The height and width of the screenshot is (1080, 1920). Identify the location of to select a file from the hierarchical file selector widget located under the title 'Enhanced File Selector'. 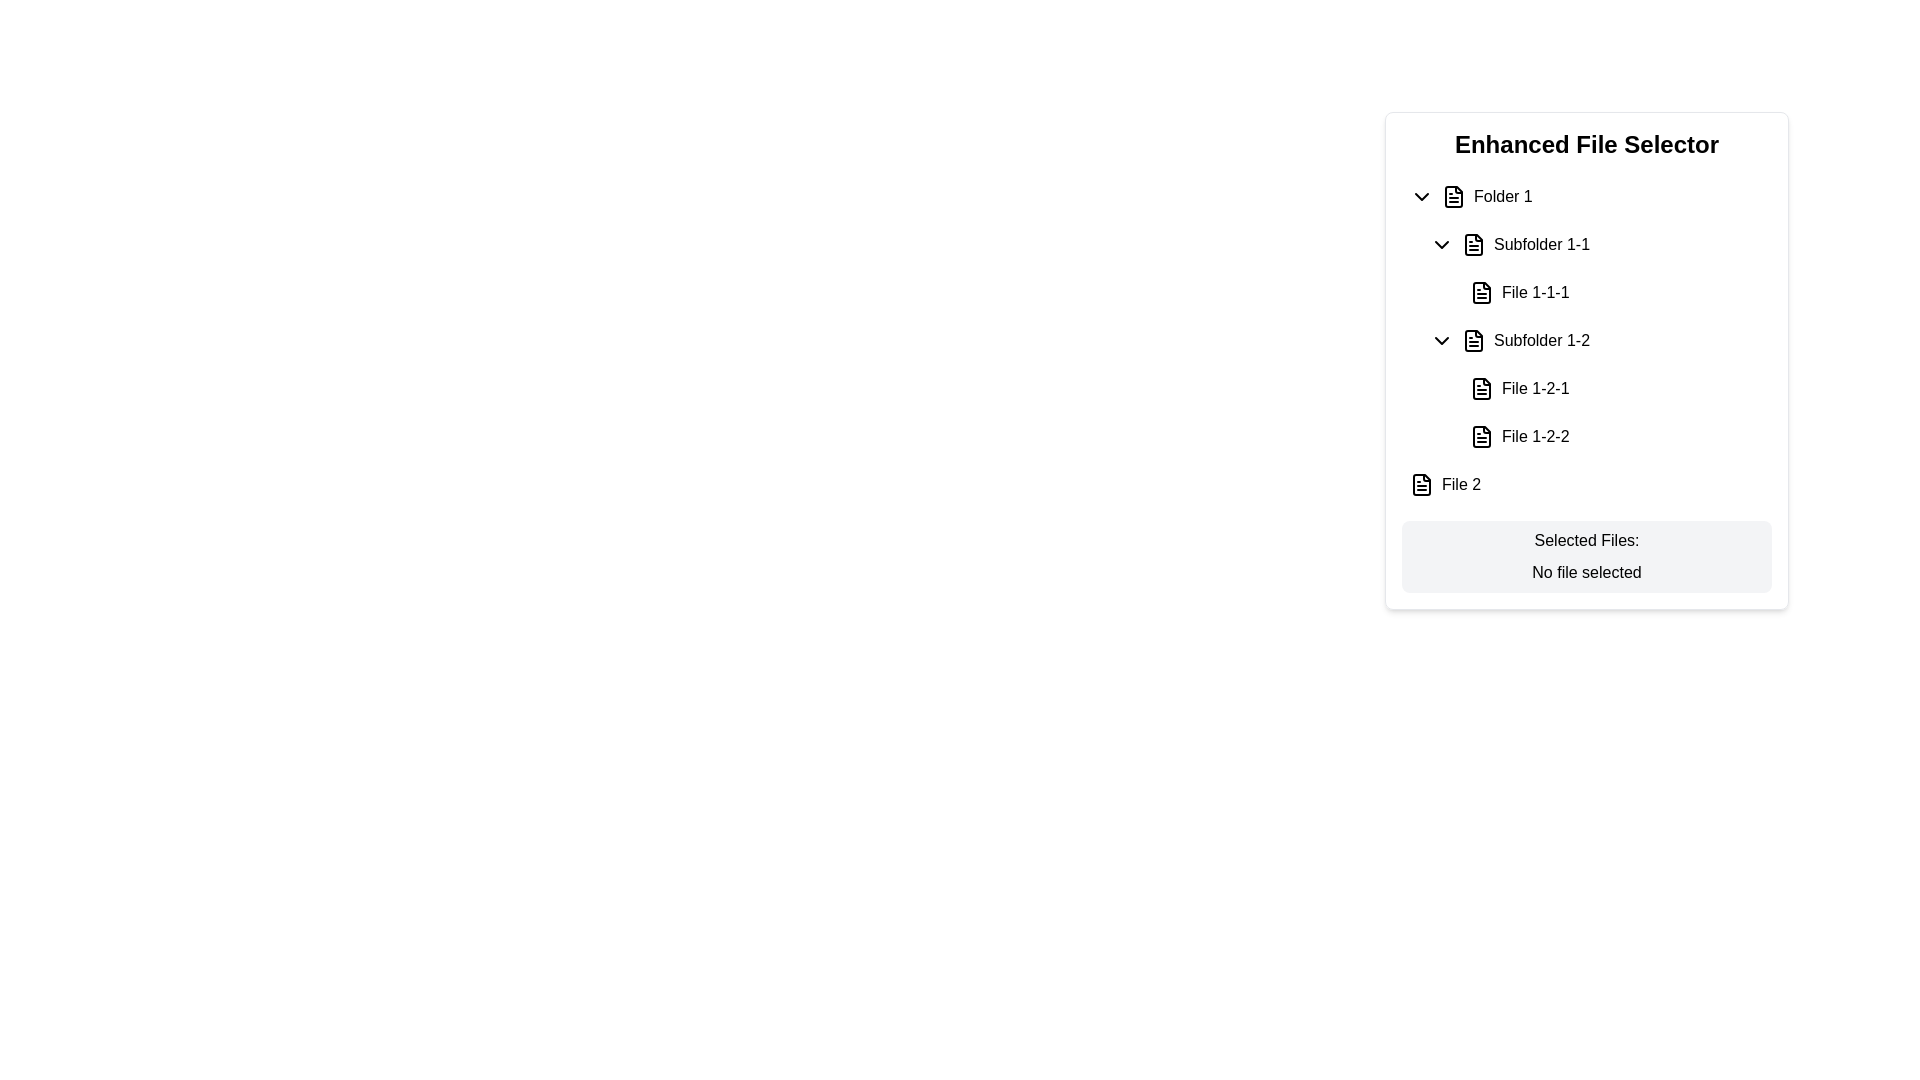
(1586, 339).